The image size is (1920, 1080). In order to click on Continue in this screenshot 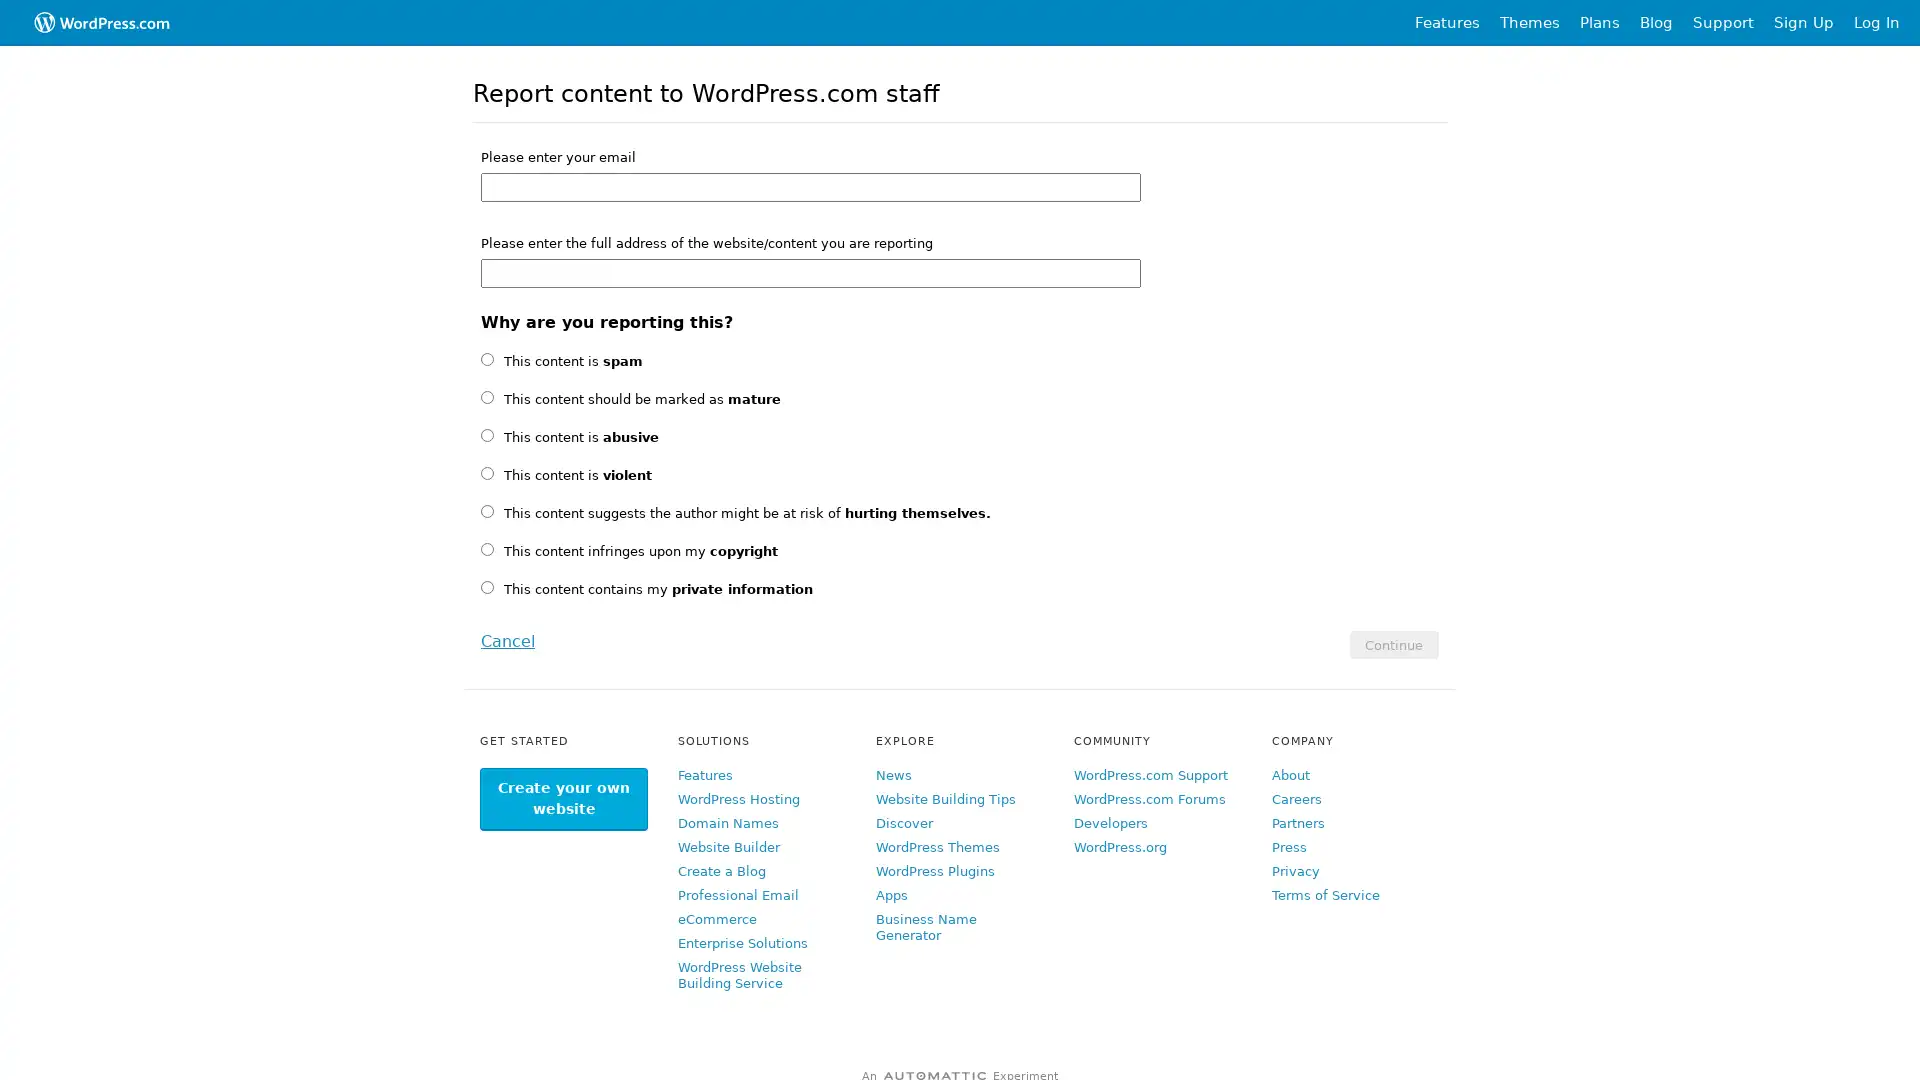, I will do `click(1392, 644)`.